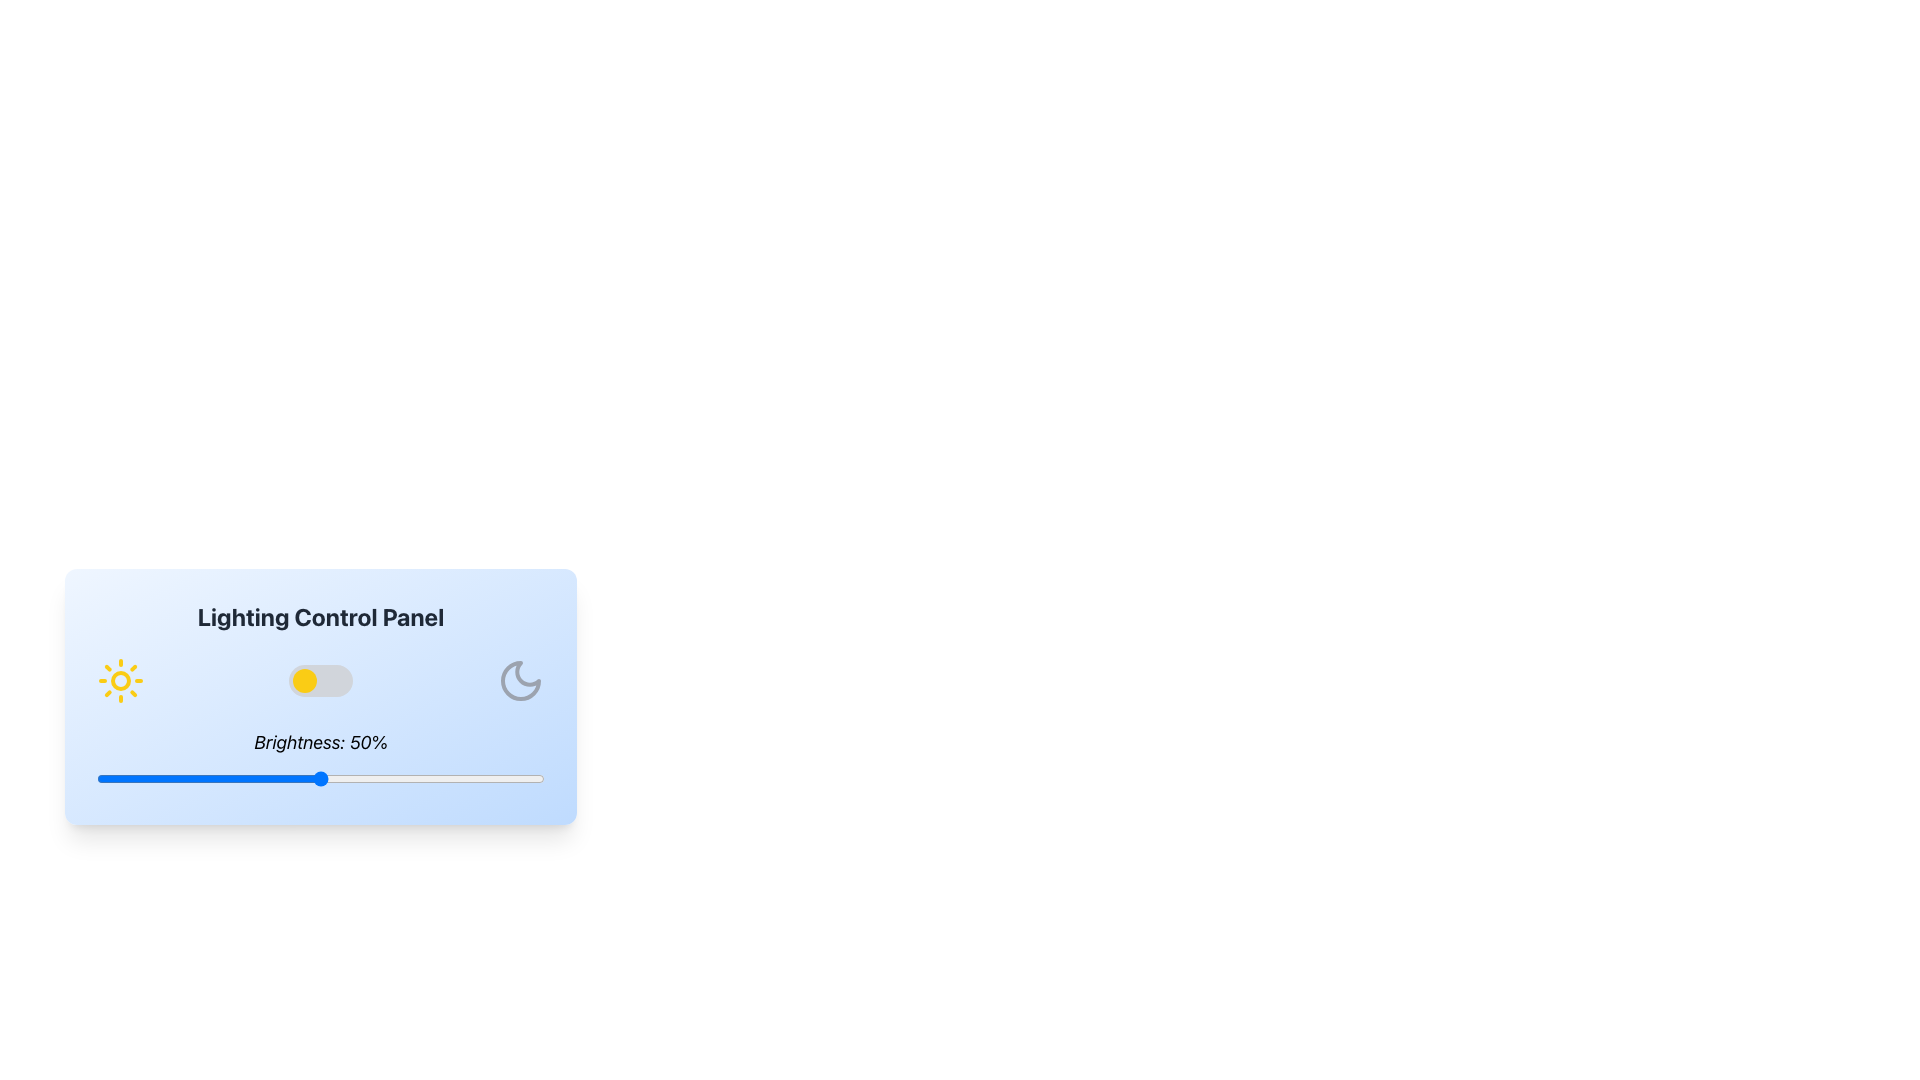  What do you see at coordinates (321, 616) in the screenshot?
I see `the heading element that indicates the primary function of the control panel related to lighting control, positioned in the upper area of a light blue panel` at bounding box center [321, 616].